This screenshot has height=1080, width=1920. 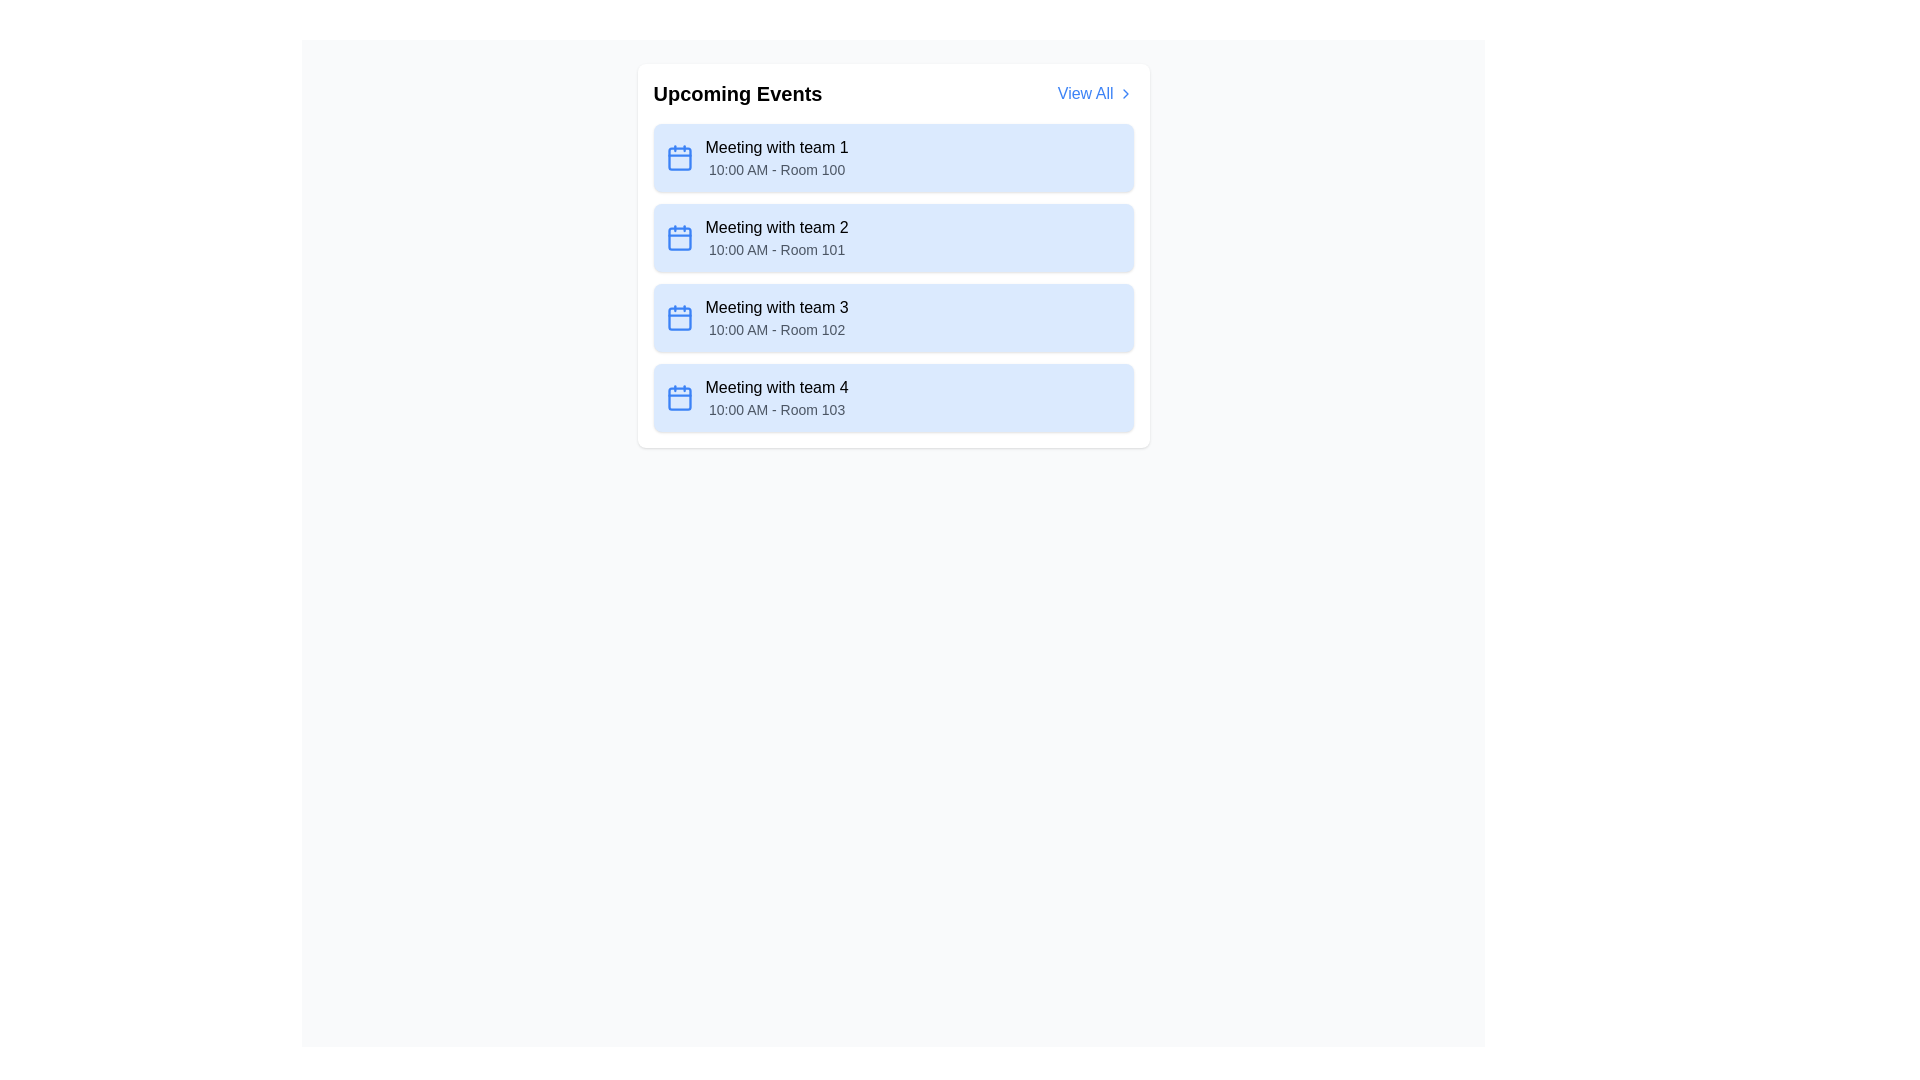 What do you see at coordinates (1125, 93) in the screenshot?
I see `the visual indicator icon located at the top-right corner of the 'Upcoming Events' section, immediately to the right of the 'View All' text` at bounding box center [1125, 93].